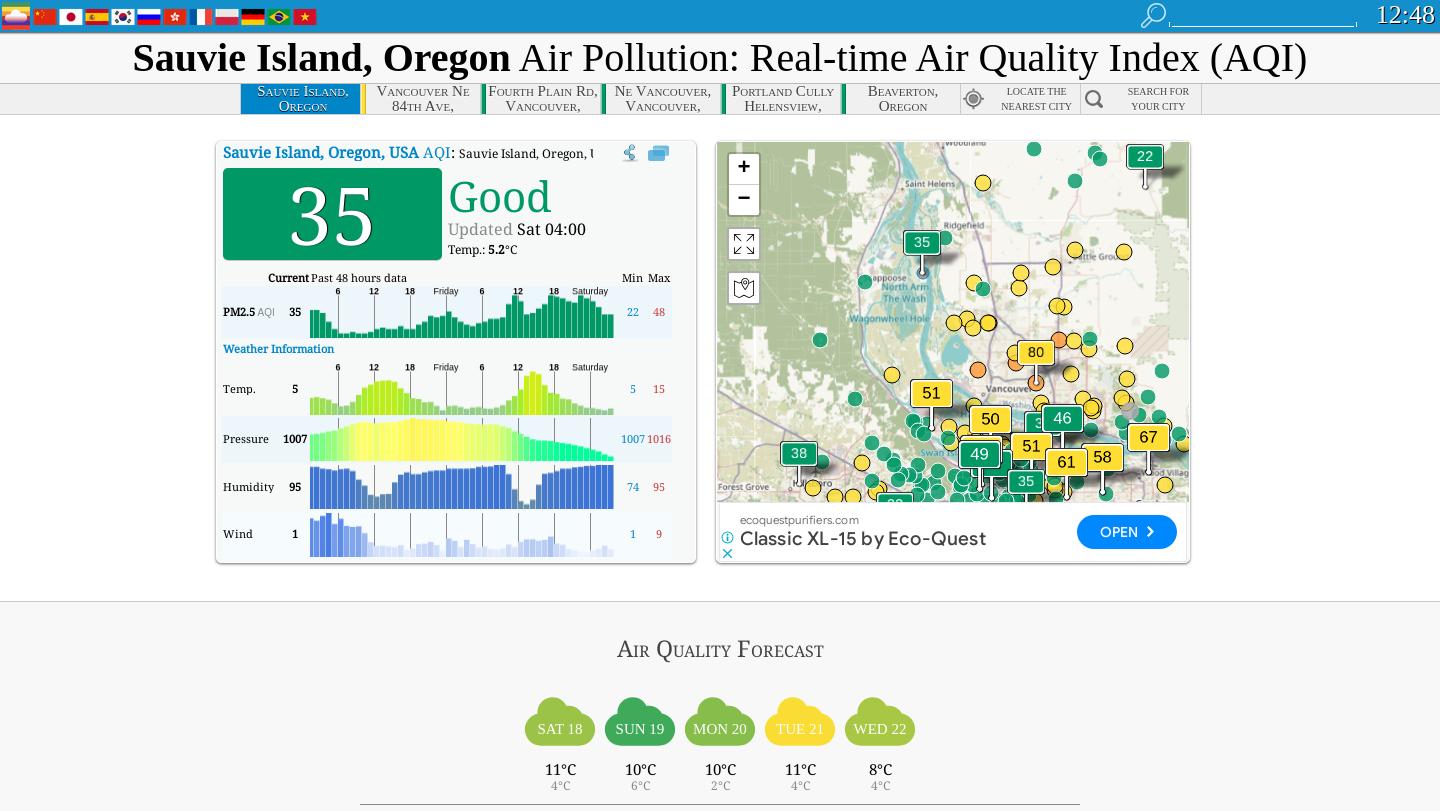  I want to click on 'SEARCH FOR', so click(1158, 91).